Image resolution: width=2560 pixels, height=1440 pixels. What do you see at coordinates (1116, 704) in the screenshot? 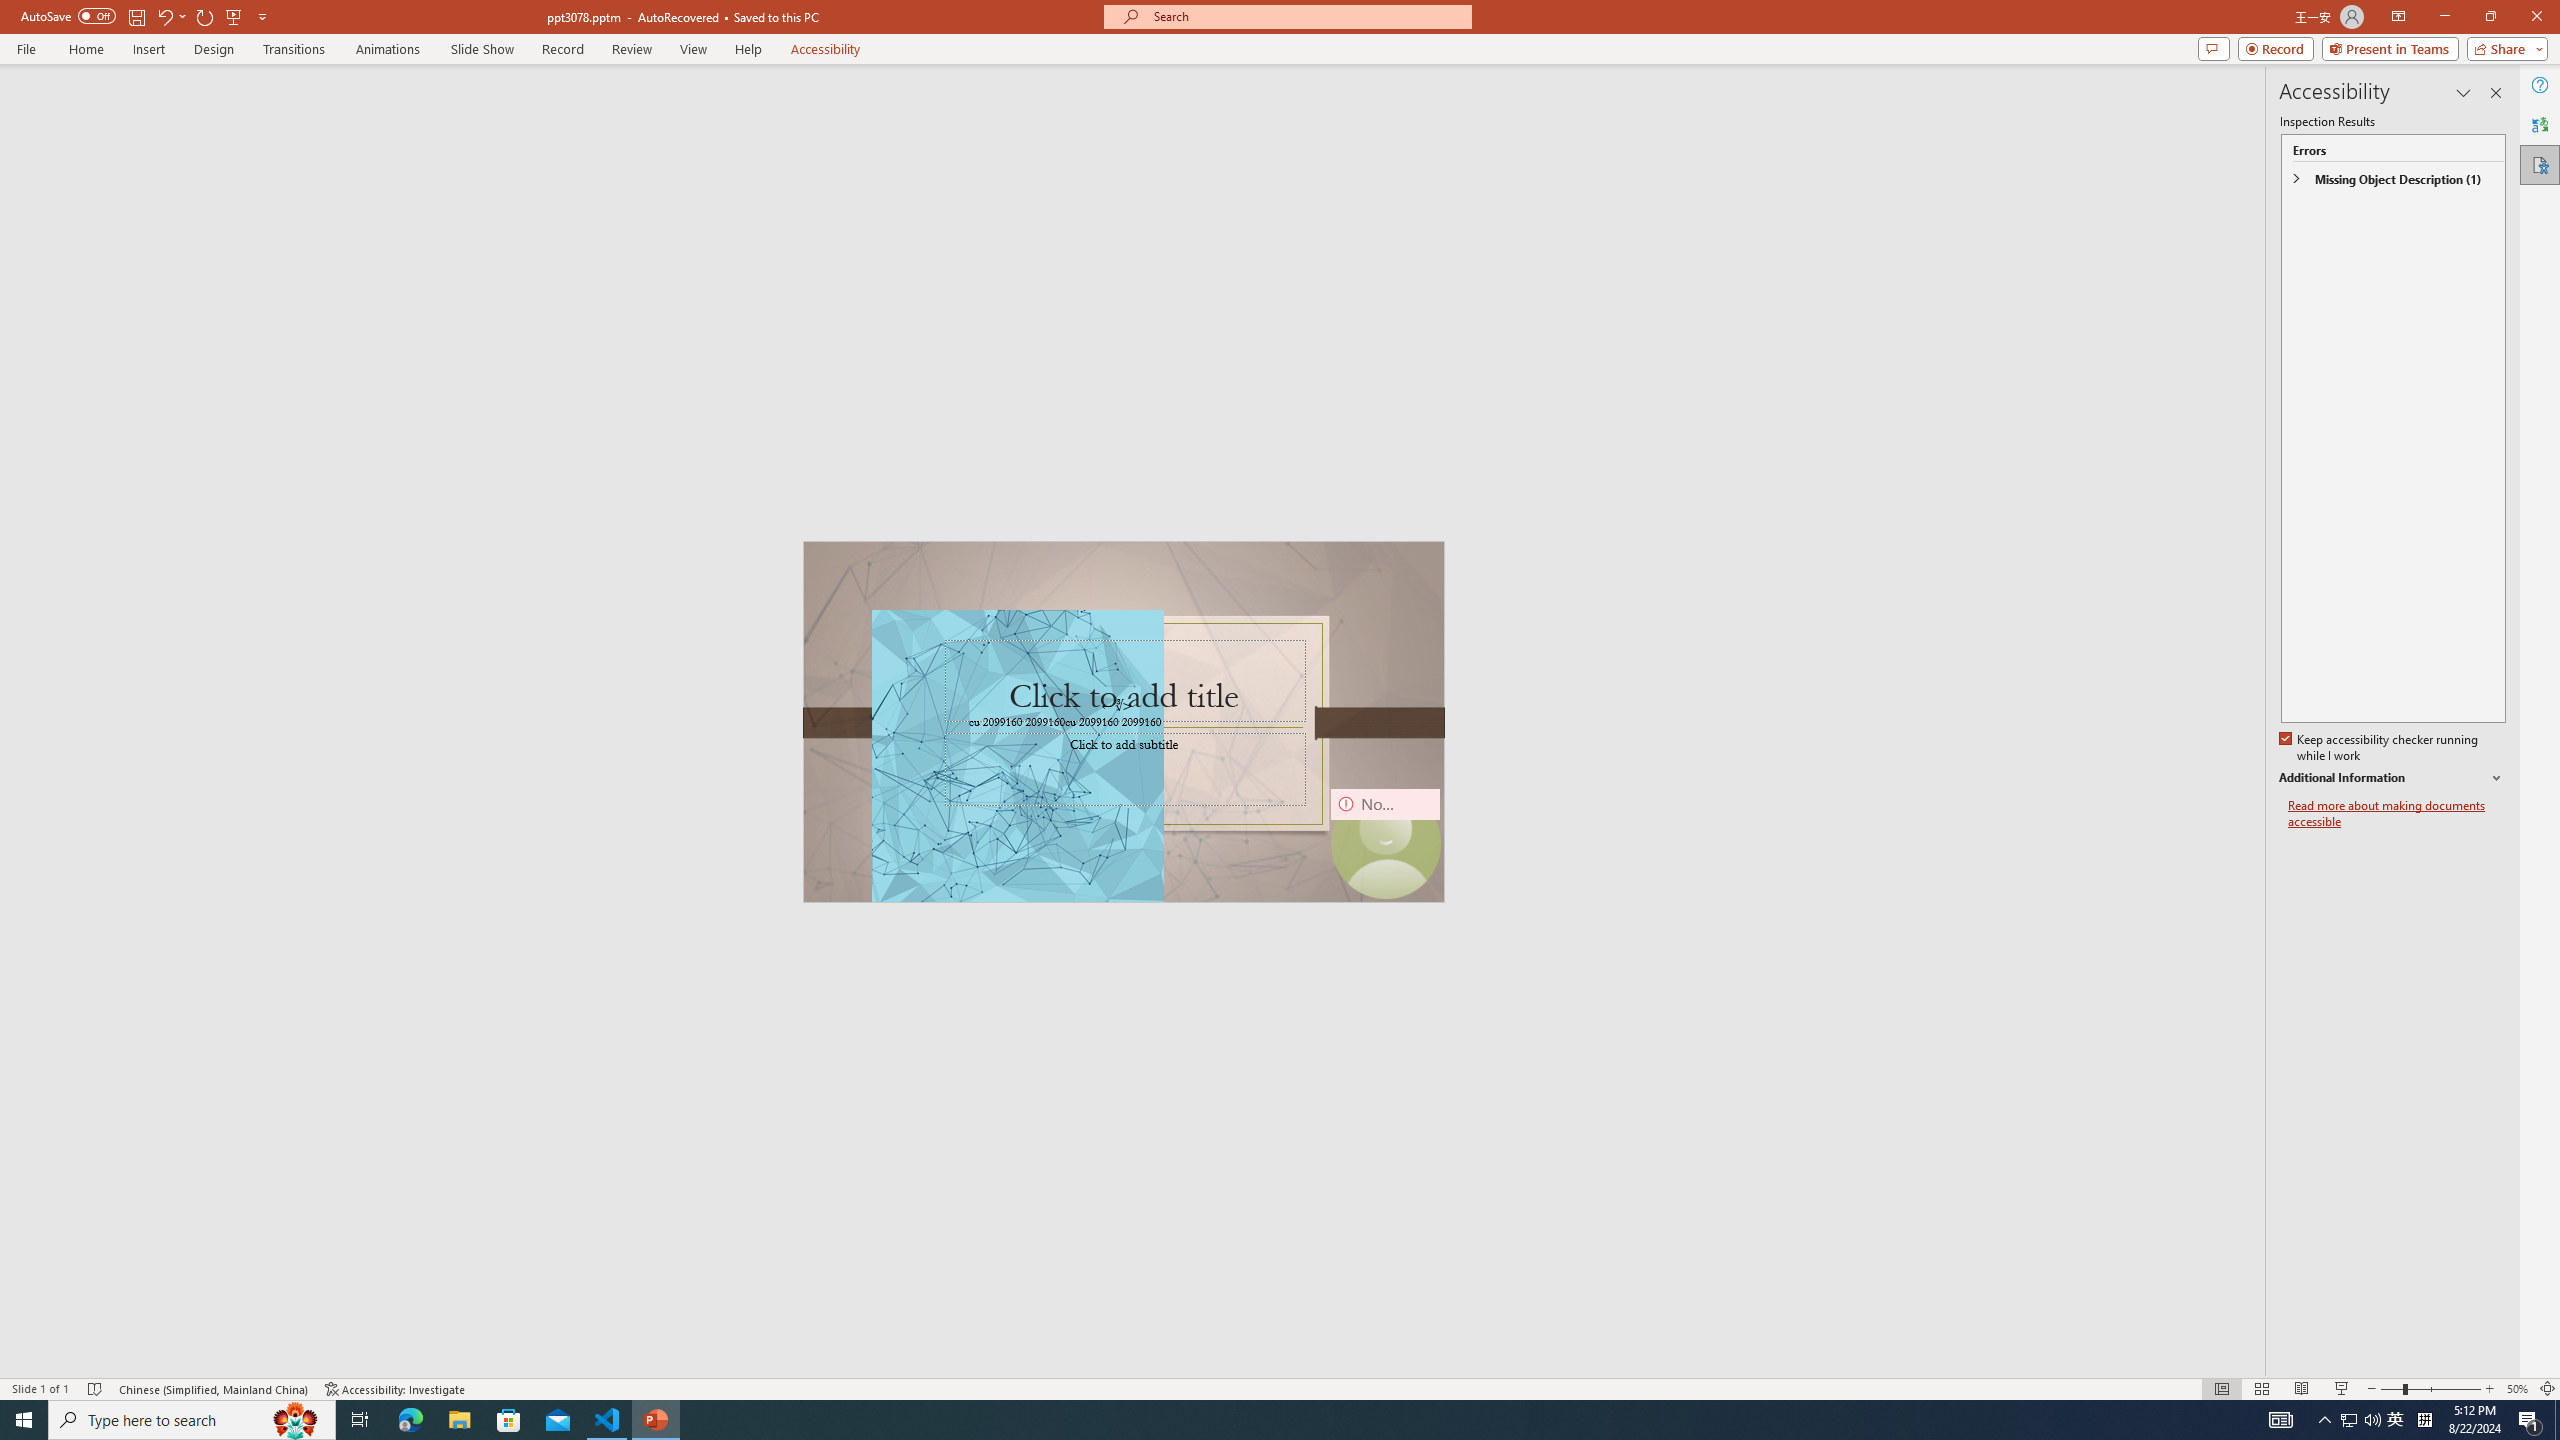
I see `'TextBox 7'` at bounding box center [1116, 704].